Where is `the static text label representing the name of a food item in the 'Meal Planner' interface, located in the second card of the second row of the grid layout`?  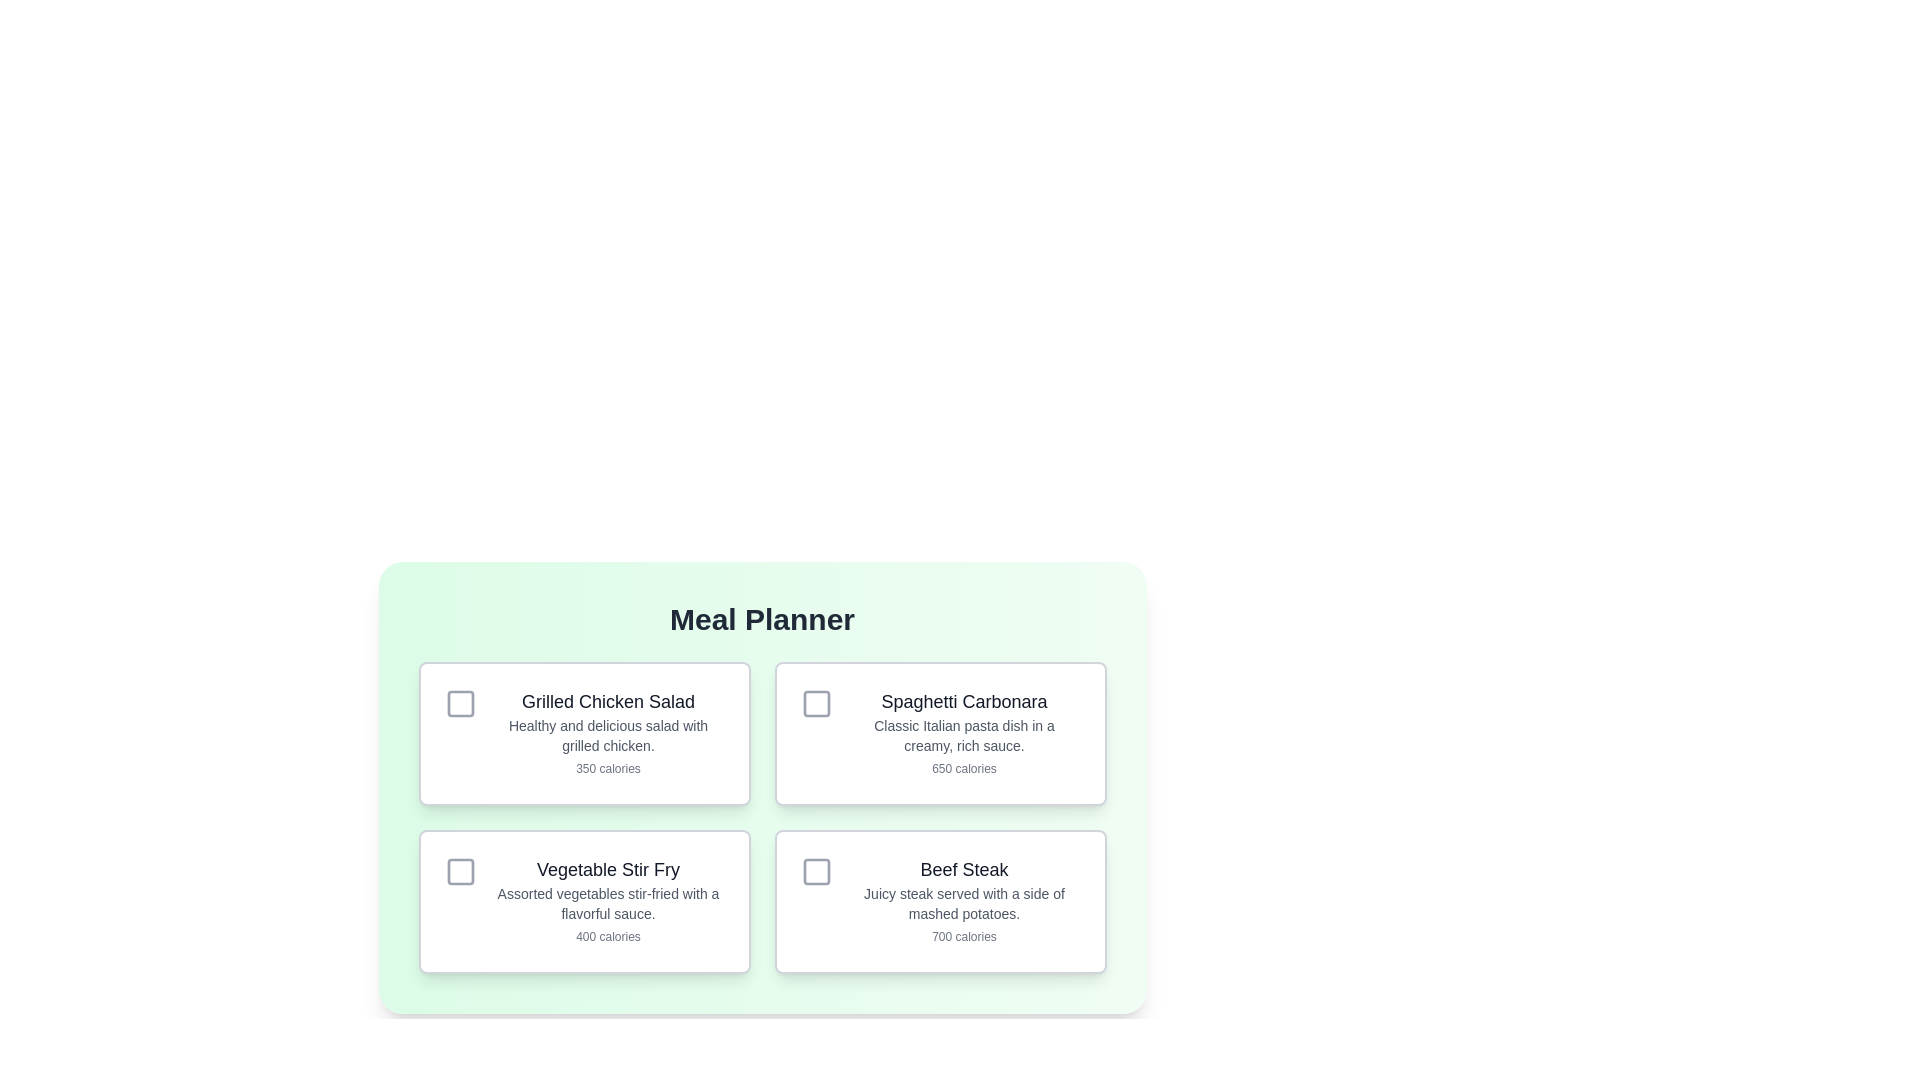 the static text label representing the name of a food item in the 'Meal Planner' interface, located in the second card of the second row of the grid layout is located at coordinates (607, 869).